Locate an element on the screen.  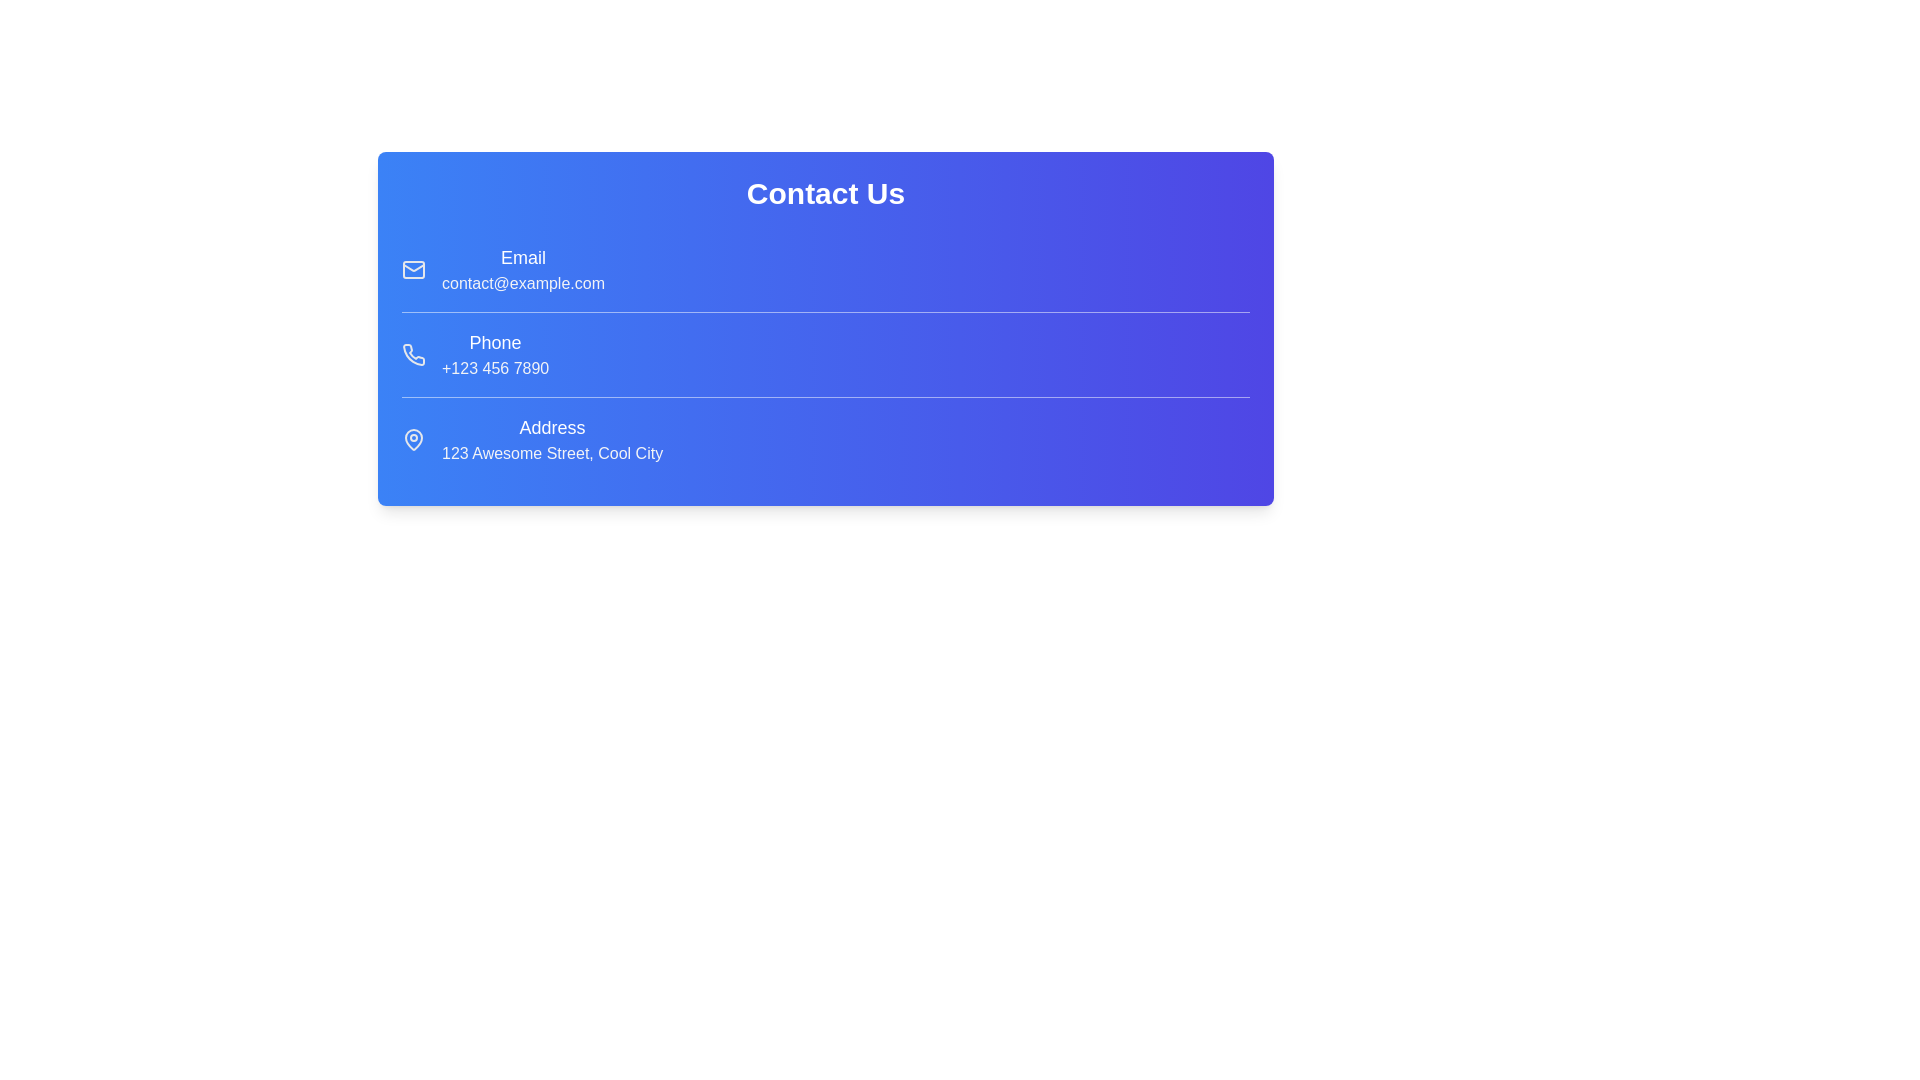
the map pin icon, which is a vector graphic with a modern thin outline and rounded edges, displayed in light gray on a blue background, located adjacent to the 'Address' label is located at coordinates (412, 438).